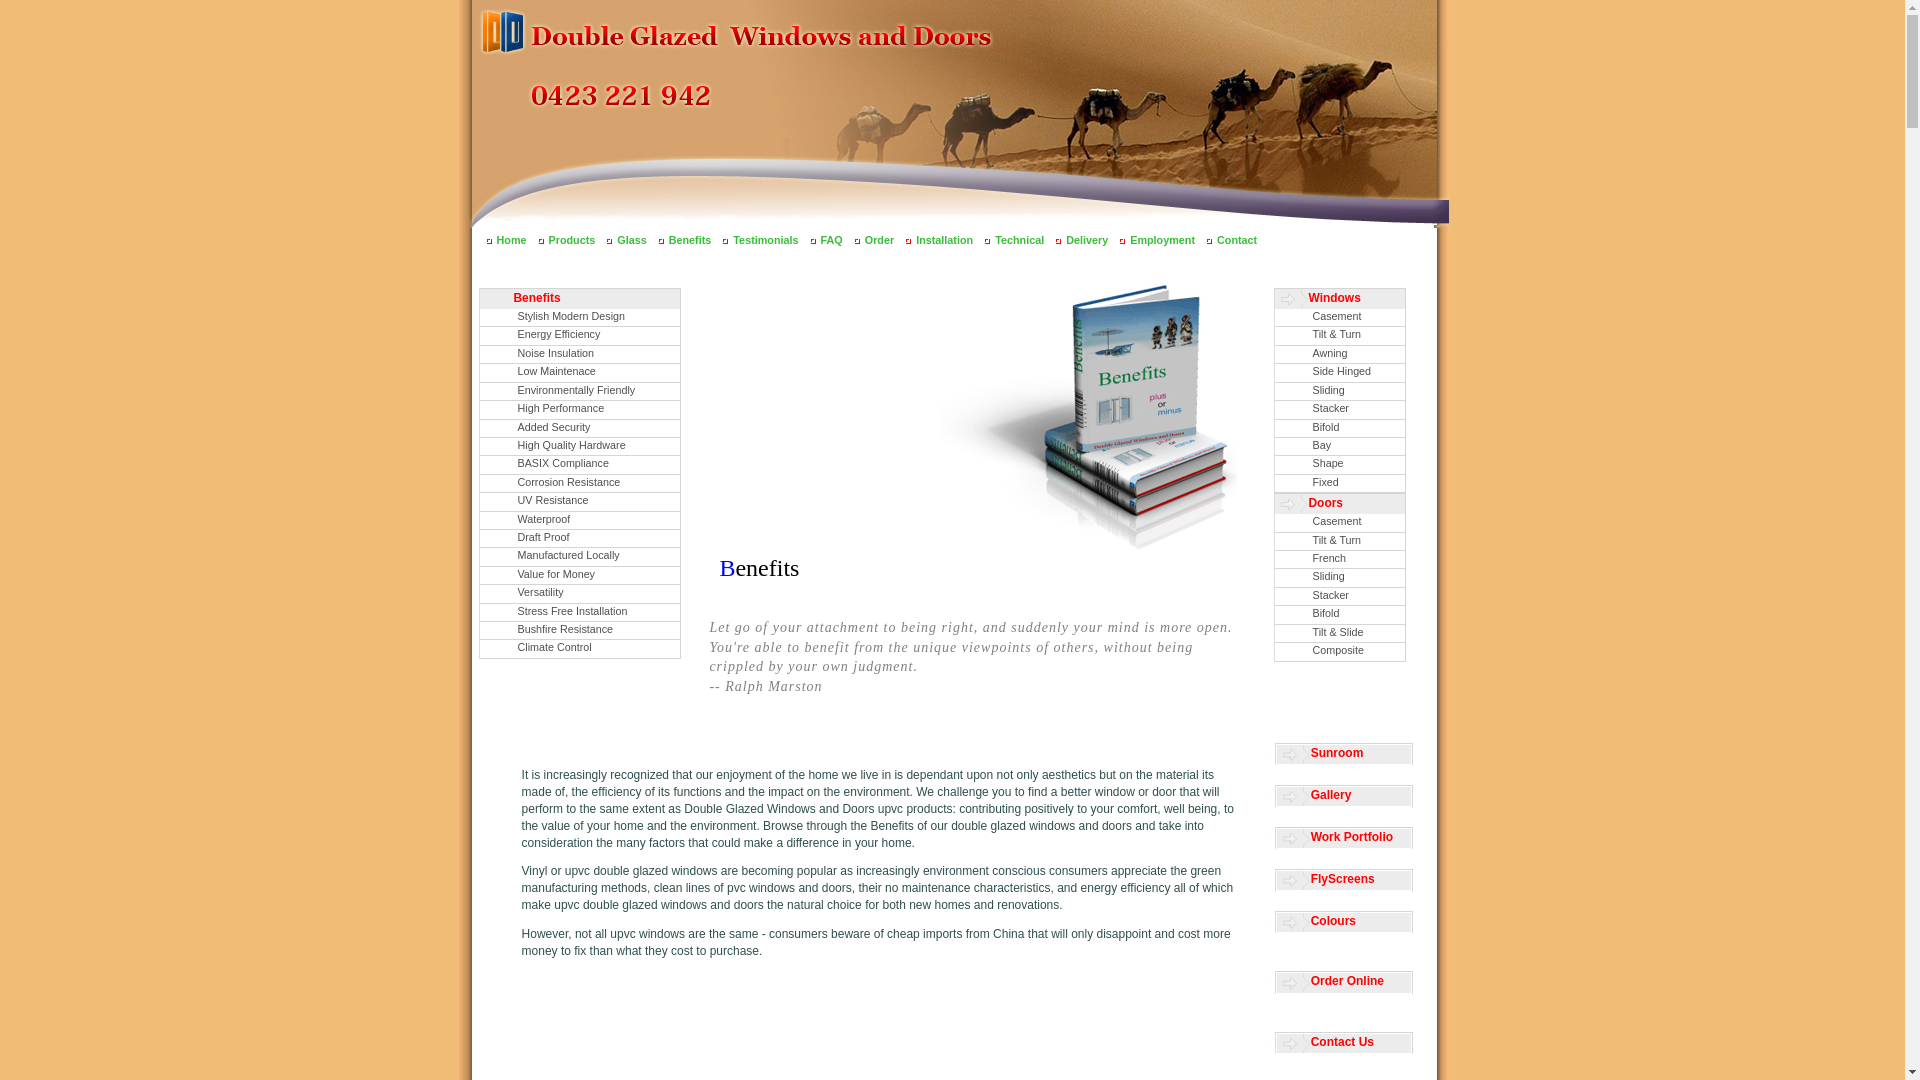  What do you see at coordinates (1344, 754) in the screenshot?
I see `'Sunroom'` at bounding box center [1344, 754].